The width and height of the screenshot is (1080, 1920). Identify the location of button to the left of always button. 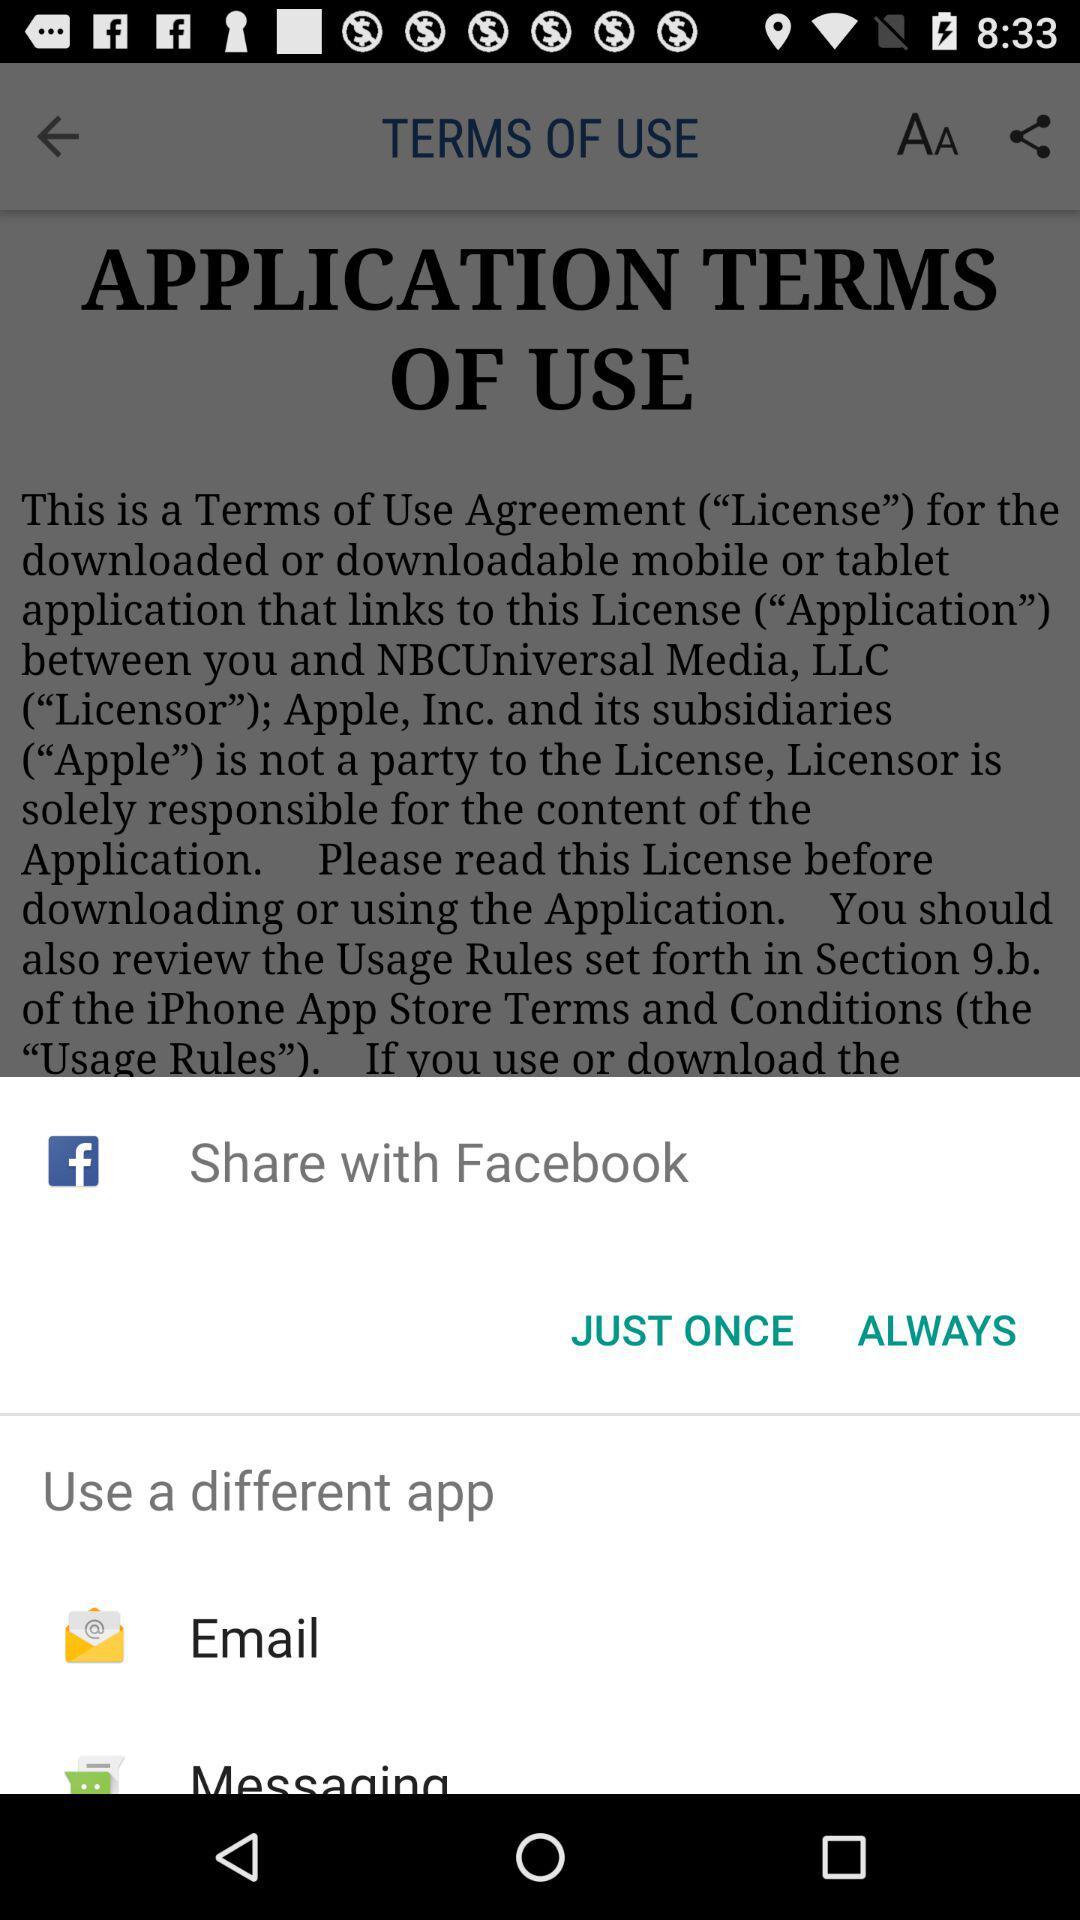
(681, 1329).